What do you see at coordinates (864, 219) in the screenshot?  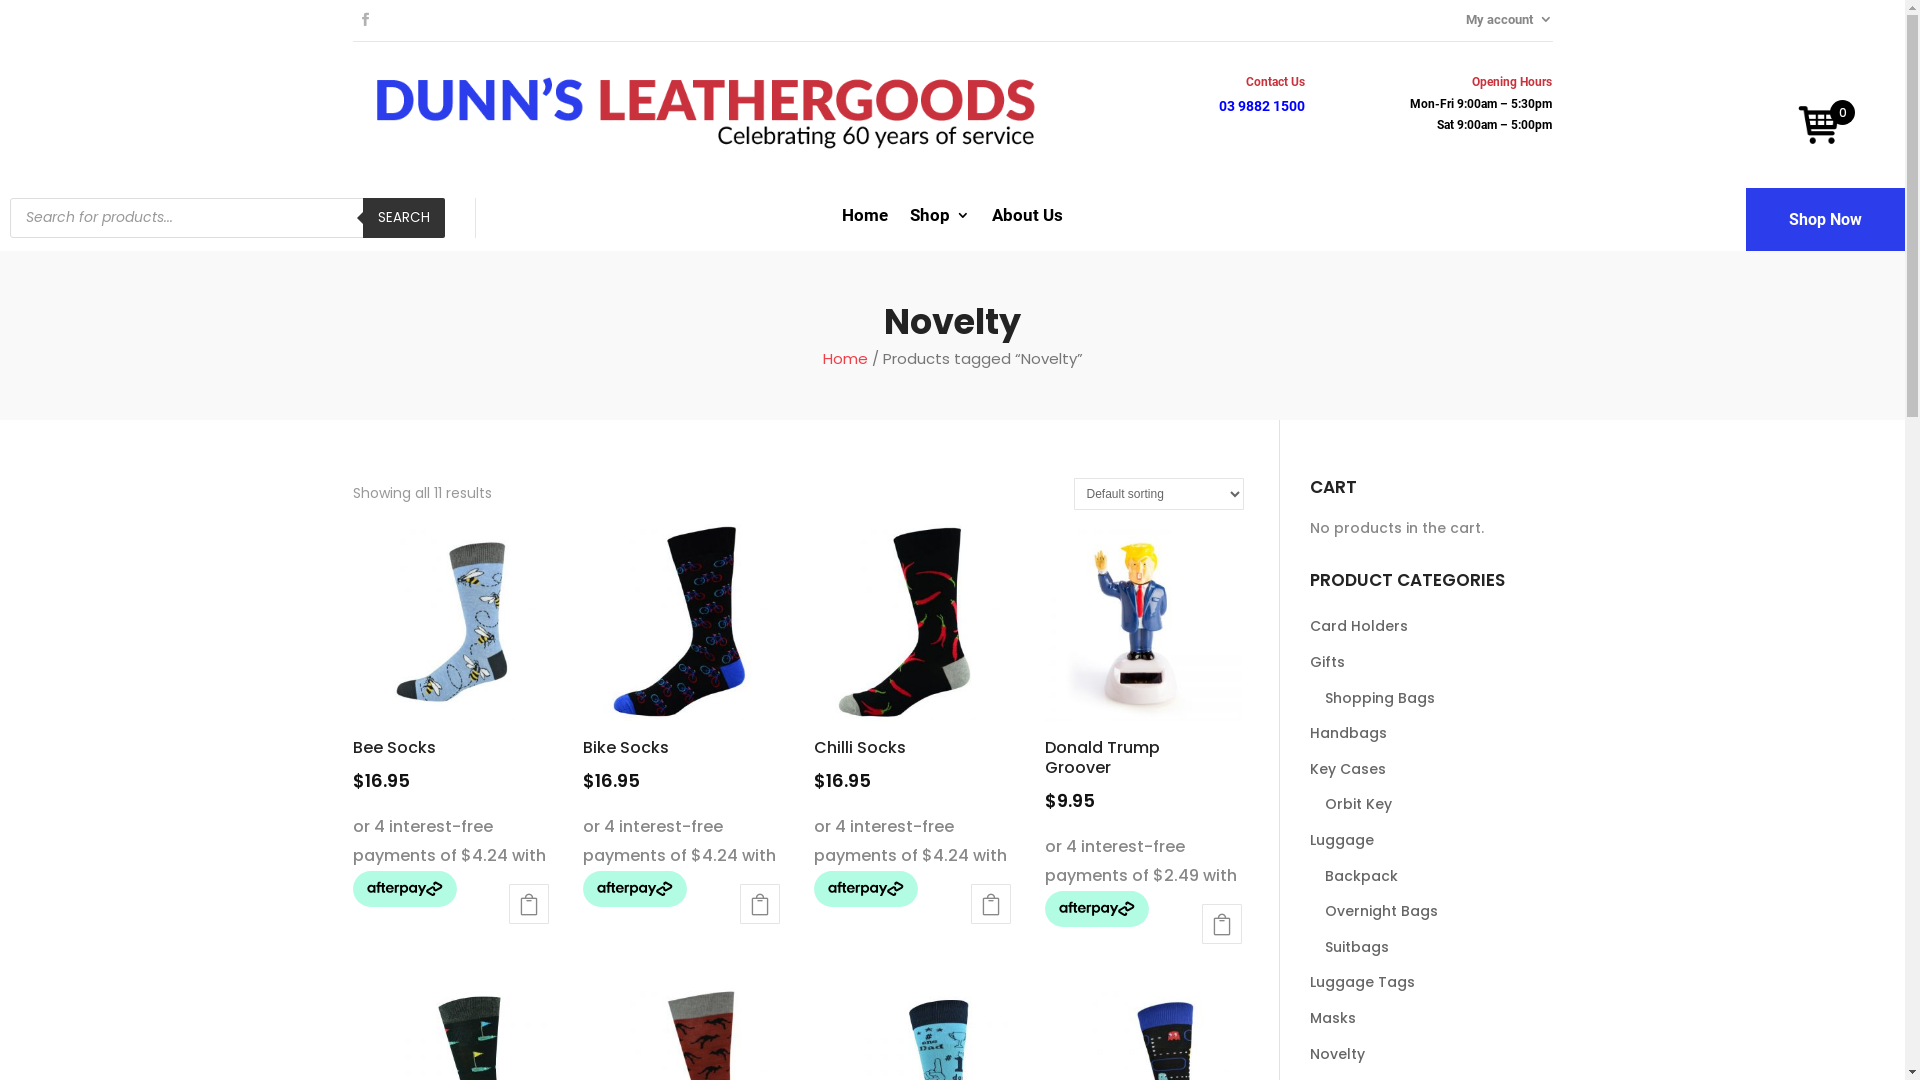 I see `'Home'` at bounding box center [864, 219].